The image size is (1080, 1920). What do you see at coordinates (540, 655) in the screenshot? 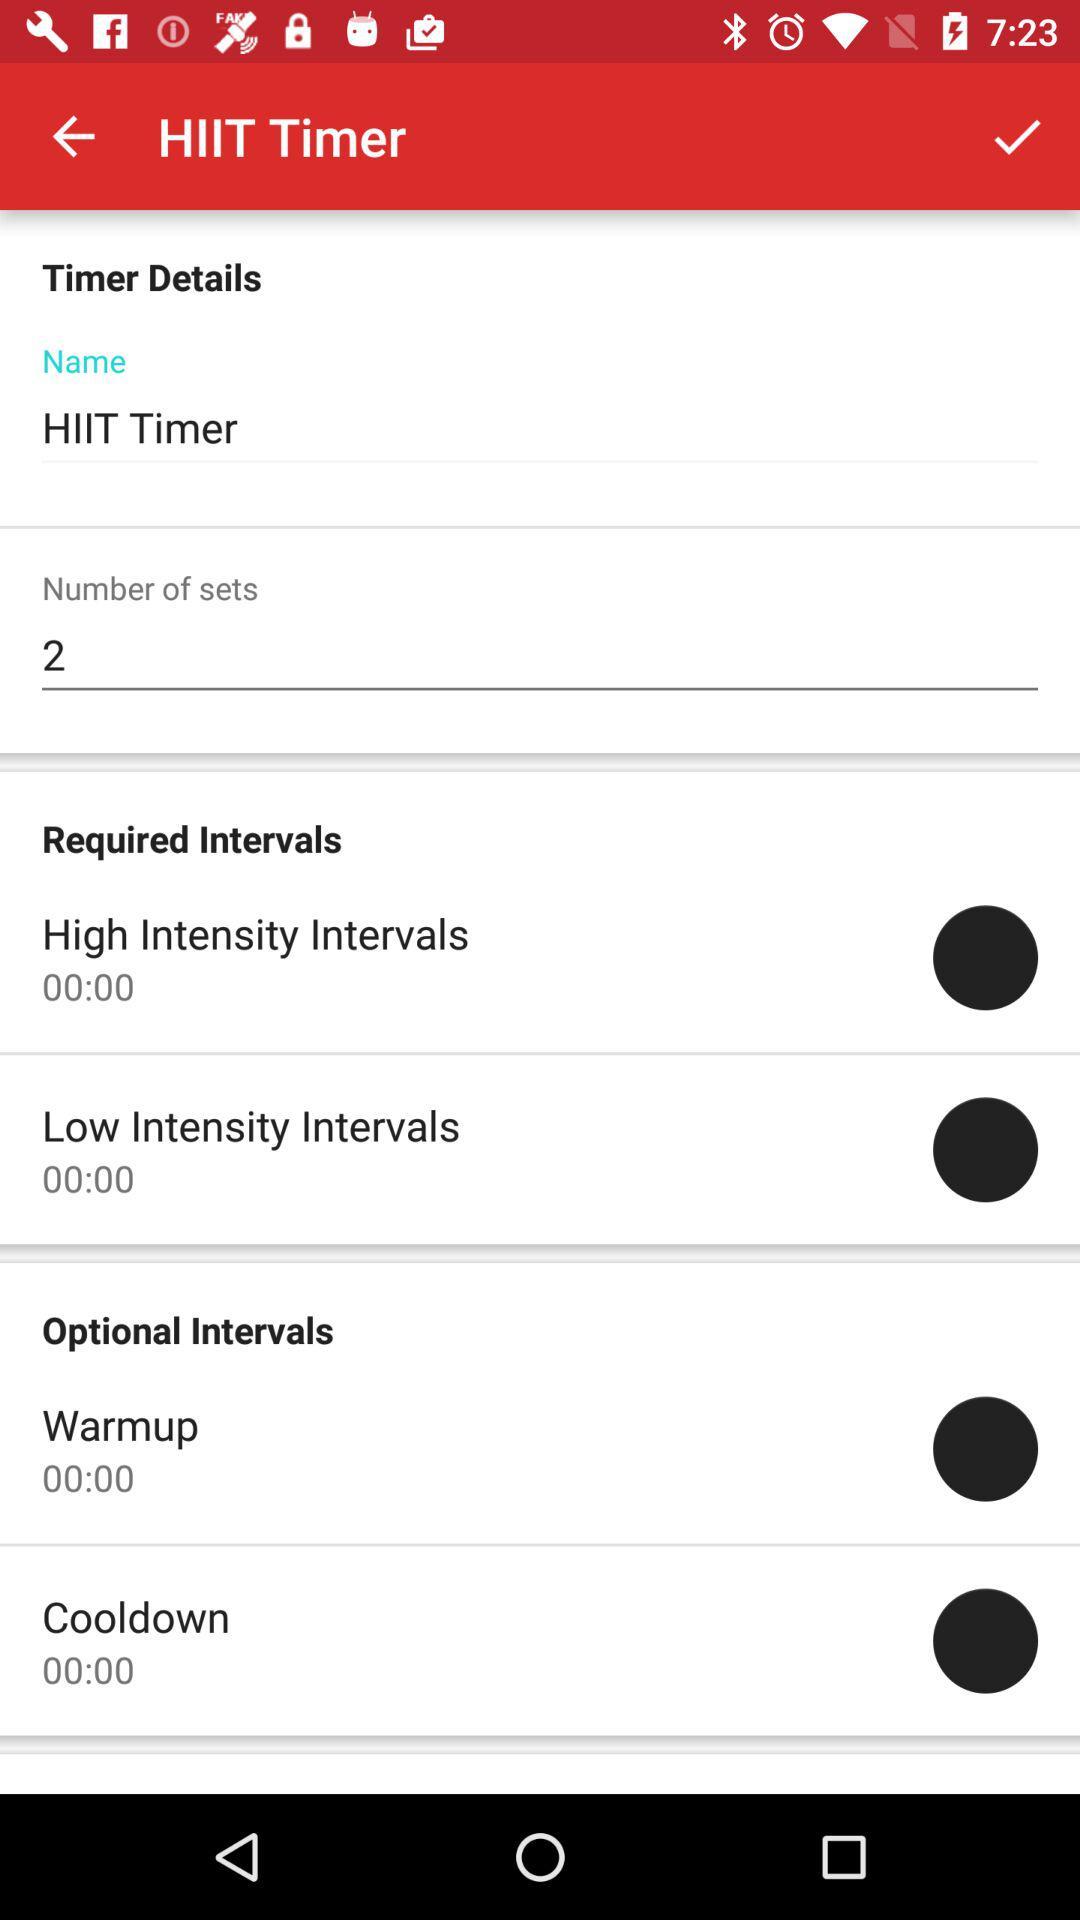
I see `2` at bounding box center [540, 655].